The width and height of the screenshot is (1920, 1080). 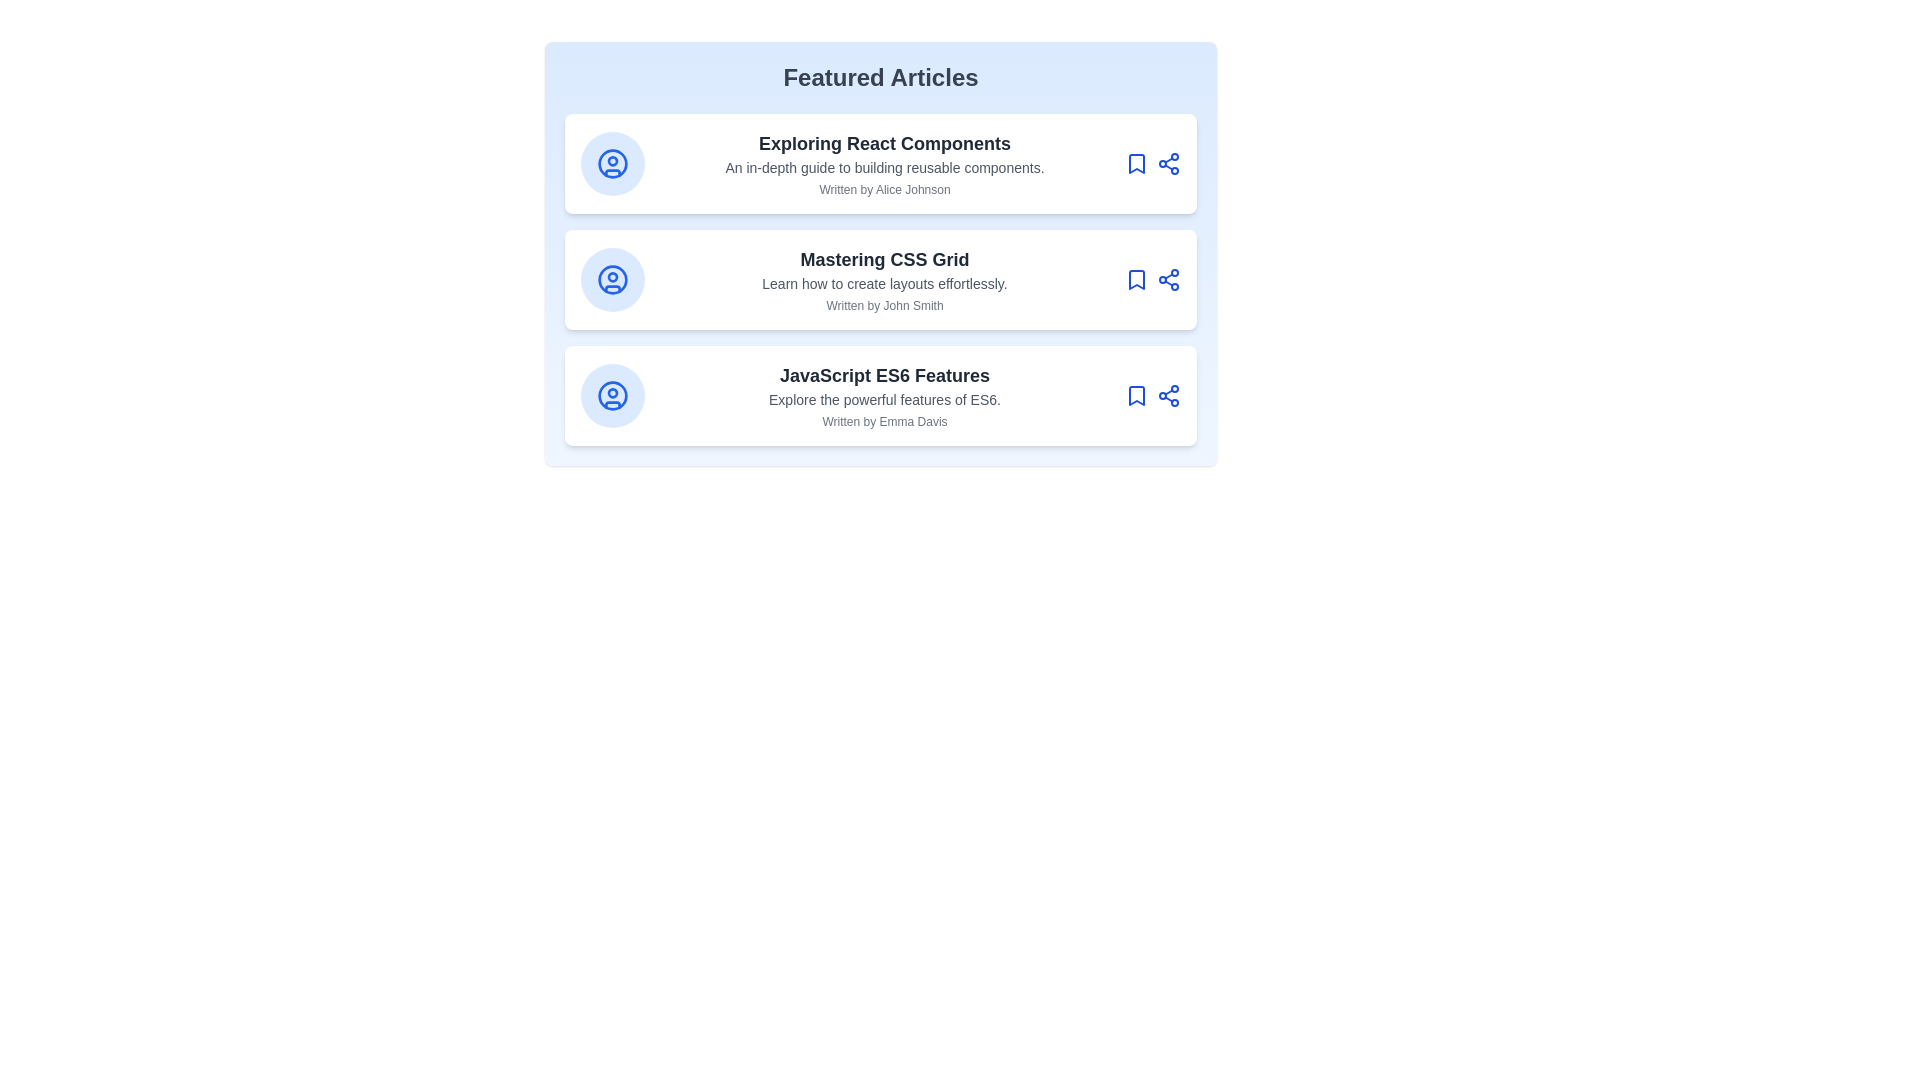 I want to click on user icon on the article card corresponding to Exploring React Components, so click(x=612, y=163).